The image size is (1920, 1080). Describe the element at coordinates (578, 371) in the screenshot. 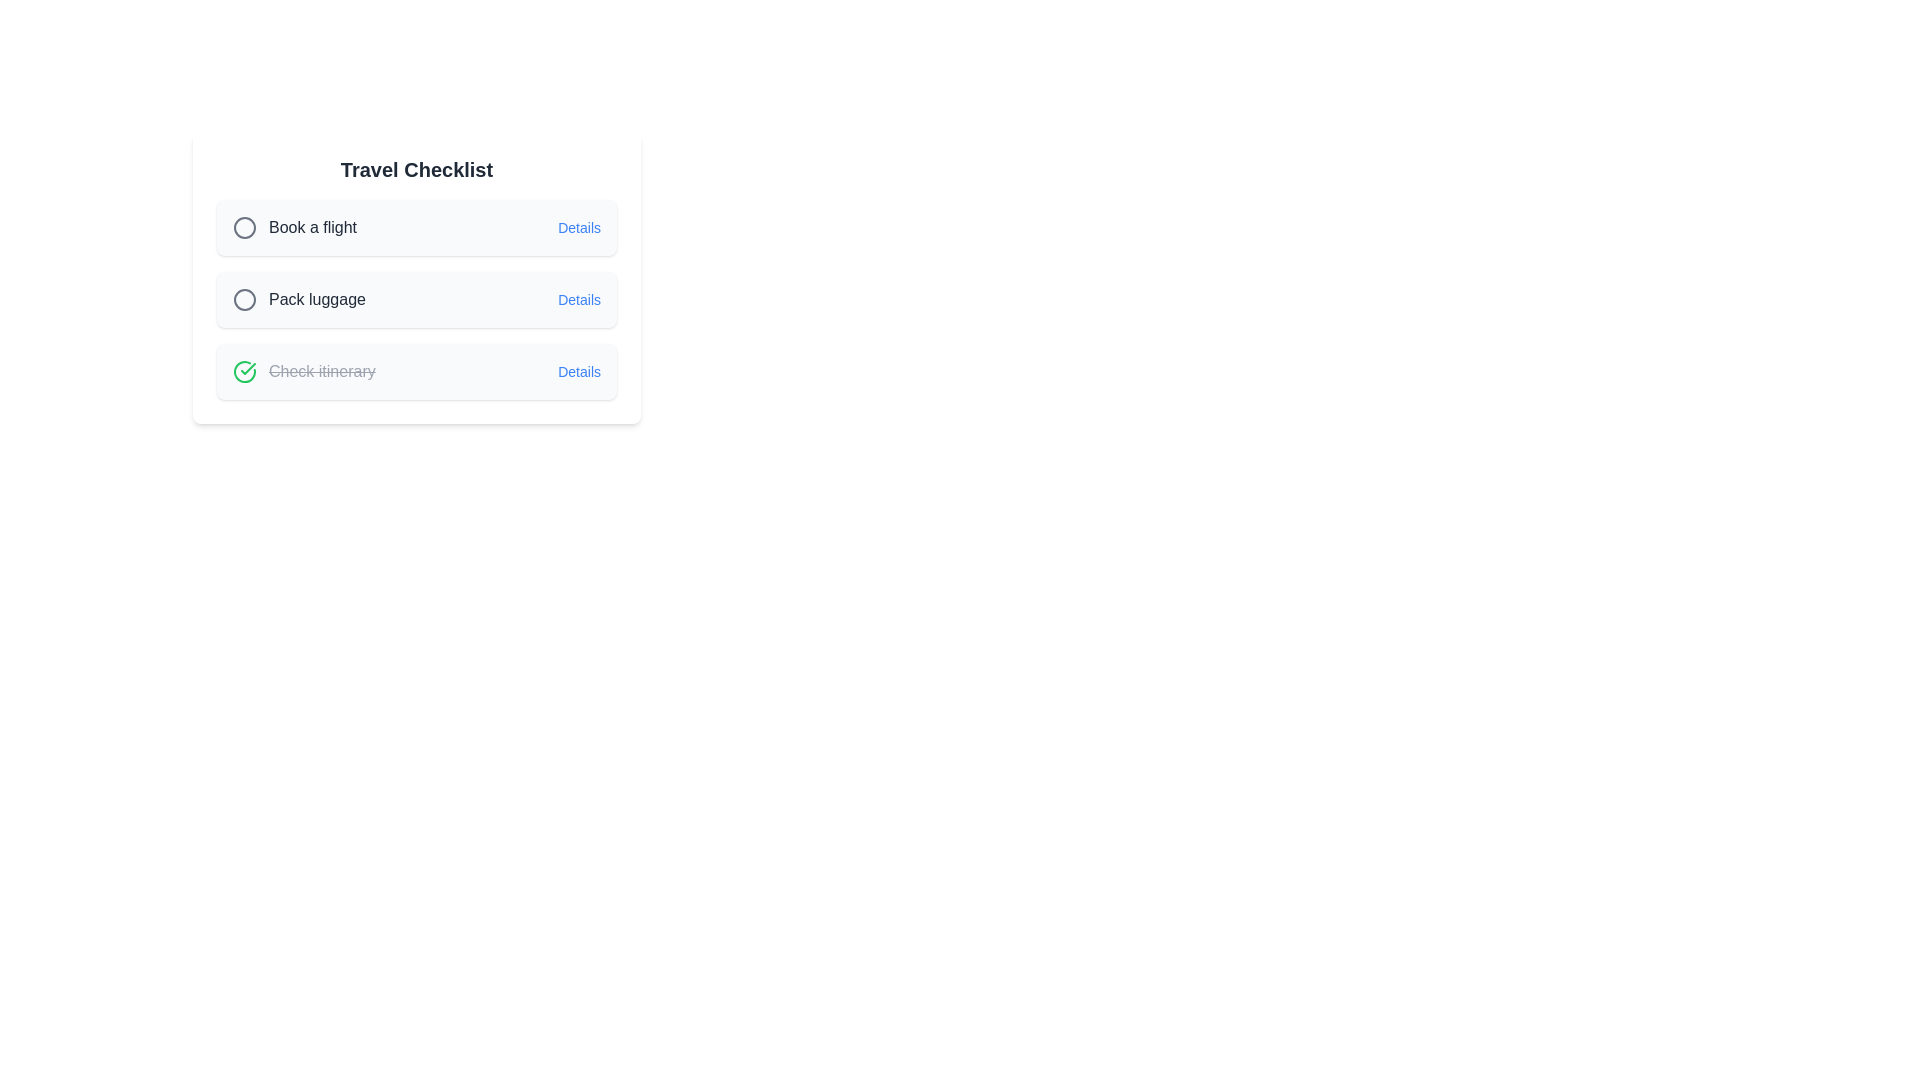

I see `the 'Details' text label located at the bottom checklist item of the 'Travel Checklist'` at that location.